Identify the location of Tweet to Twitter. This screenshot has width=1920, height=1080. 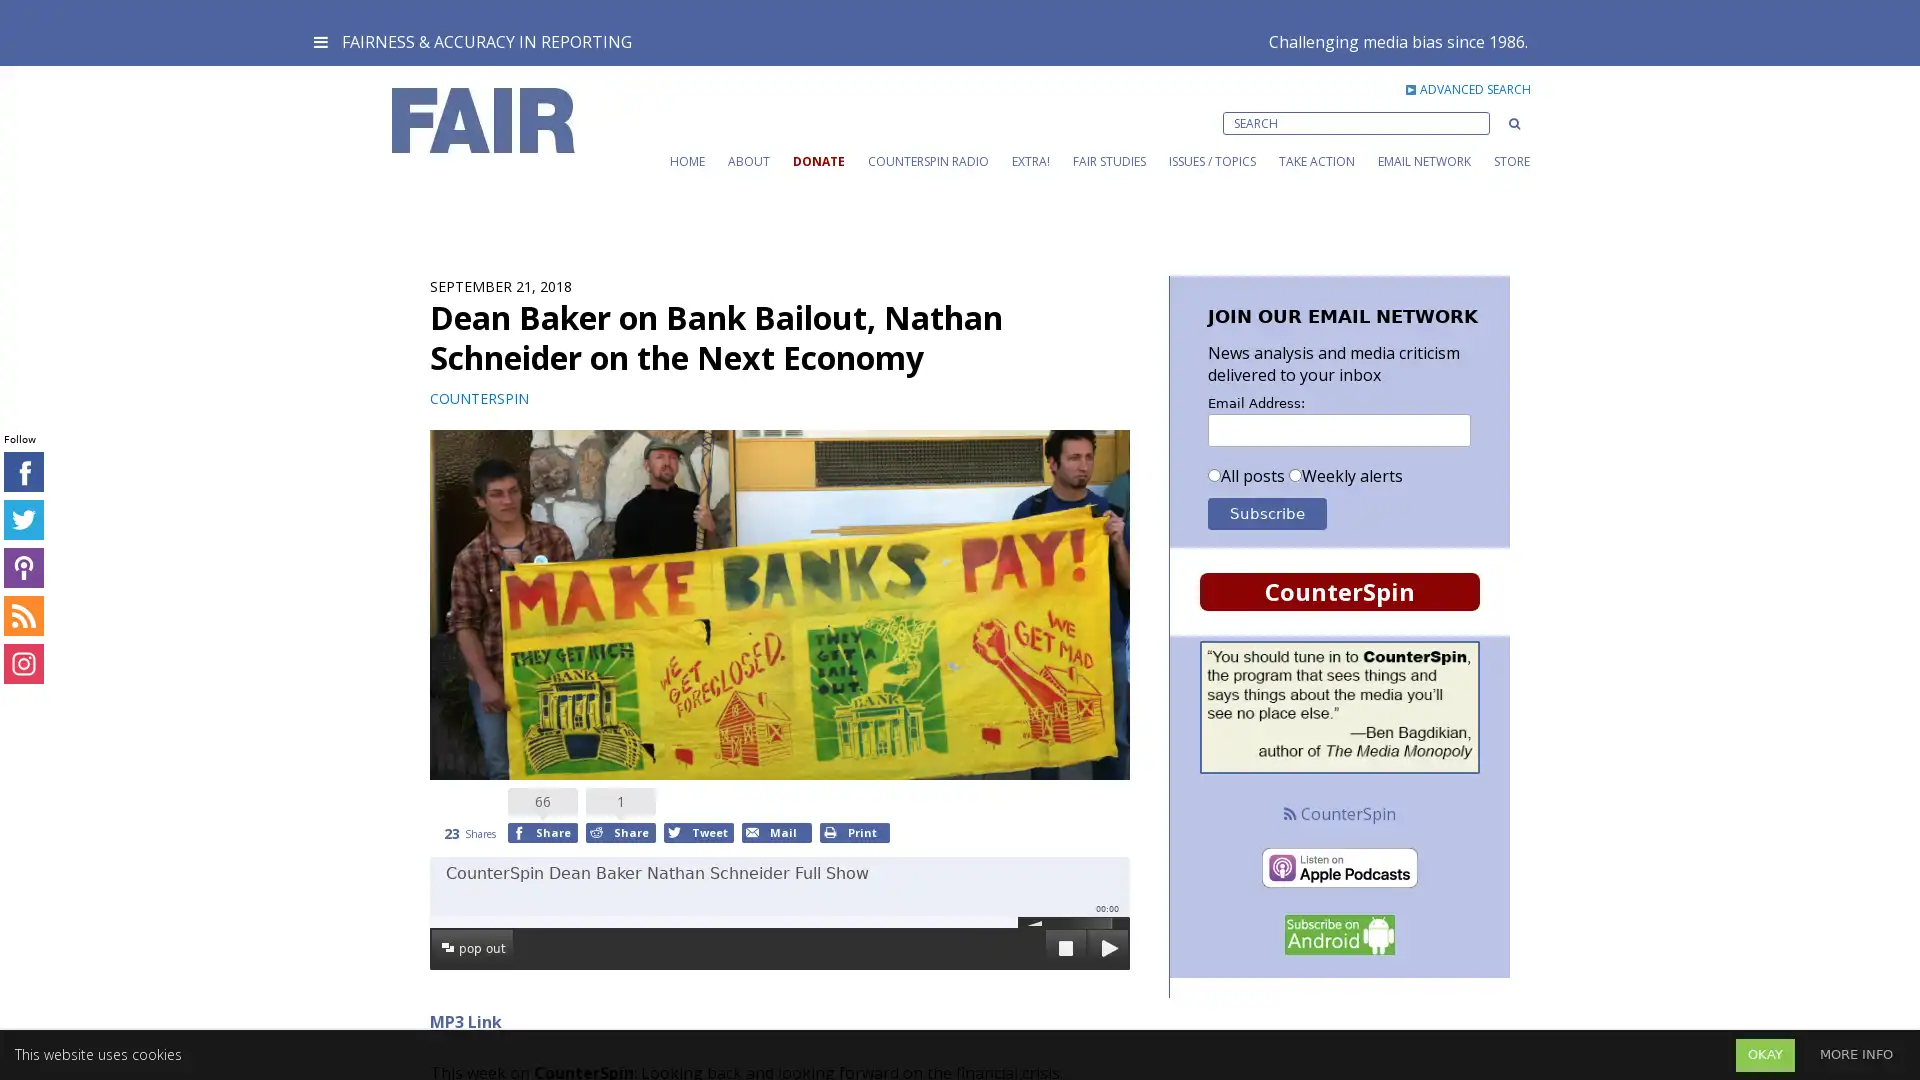
(699, 801).